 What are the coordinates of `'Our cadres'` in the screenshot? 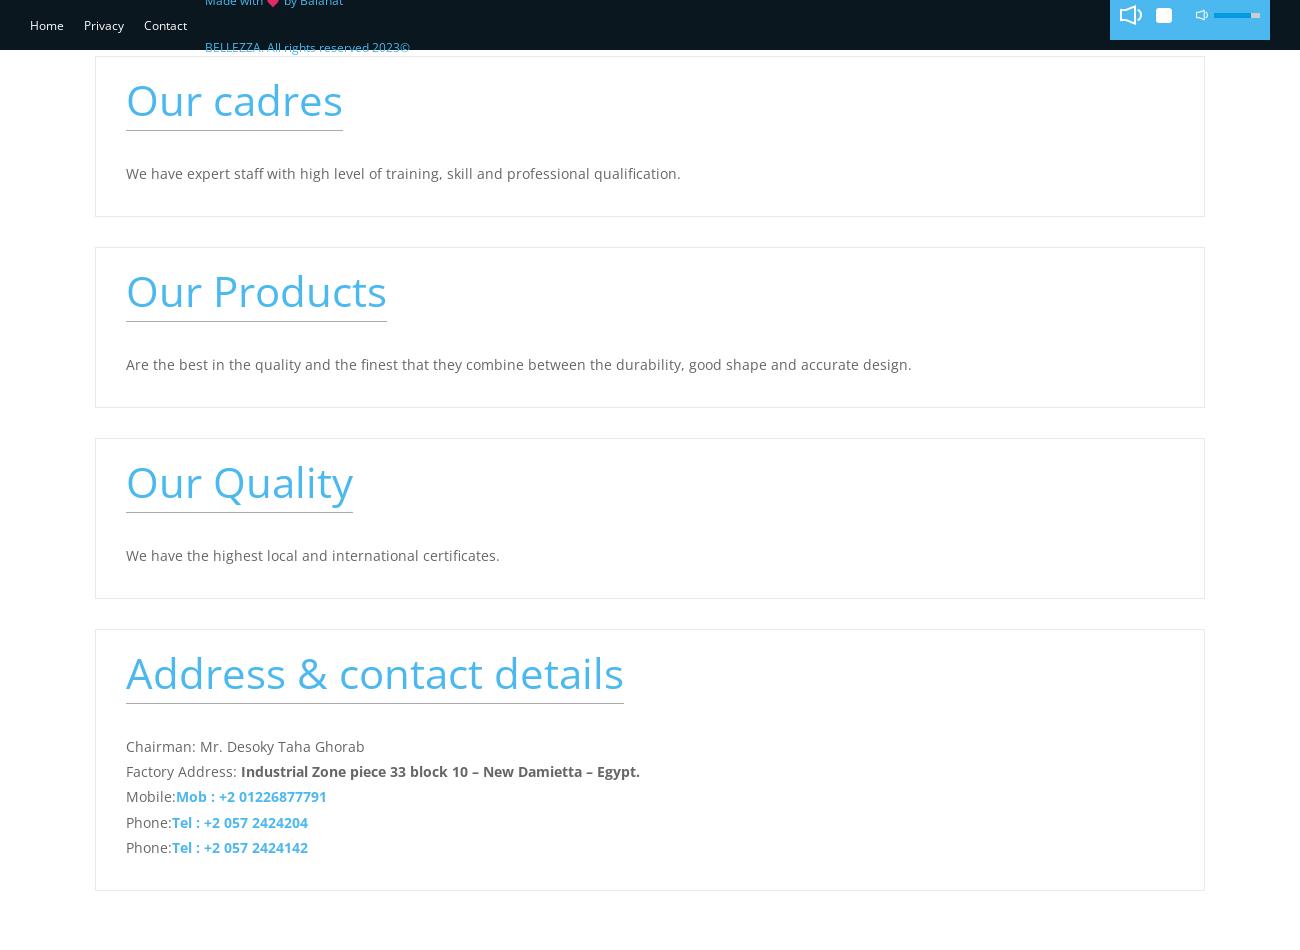 It's located at (233, 98).